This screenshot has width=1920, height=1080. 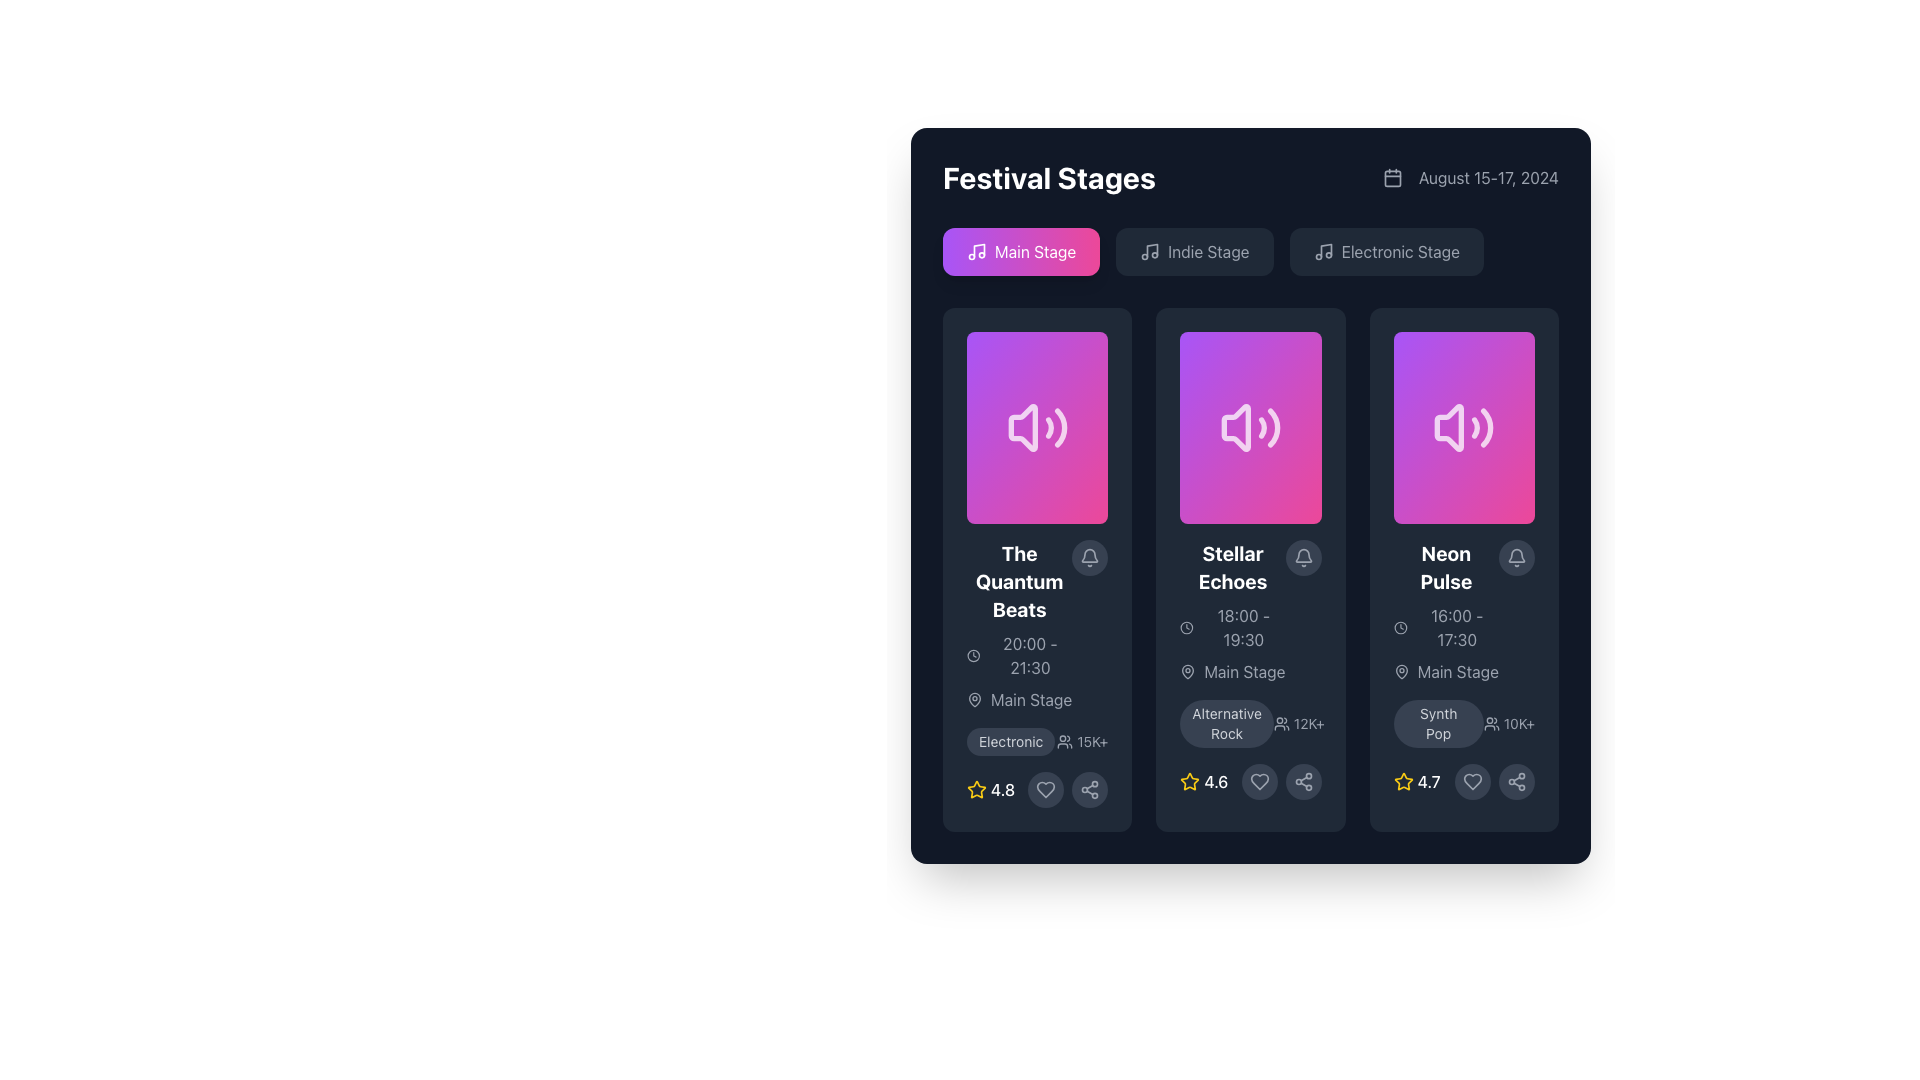 I want to click on the share icon represented by three interconnected circular nodes arranged in a triangular pattern located at the bottom-right corner of the 'Neon Pulse' card to initiate a share action, so click(x=1516, y=781).